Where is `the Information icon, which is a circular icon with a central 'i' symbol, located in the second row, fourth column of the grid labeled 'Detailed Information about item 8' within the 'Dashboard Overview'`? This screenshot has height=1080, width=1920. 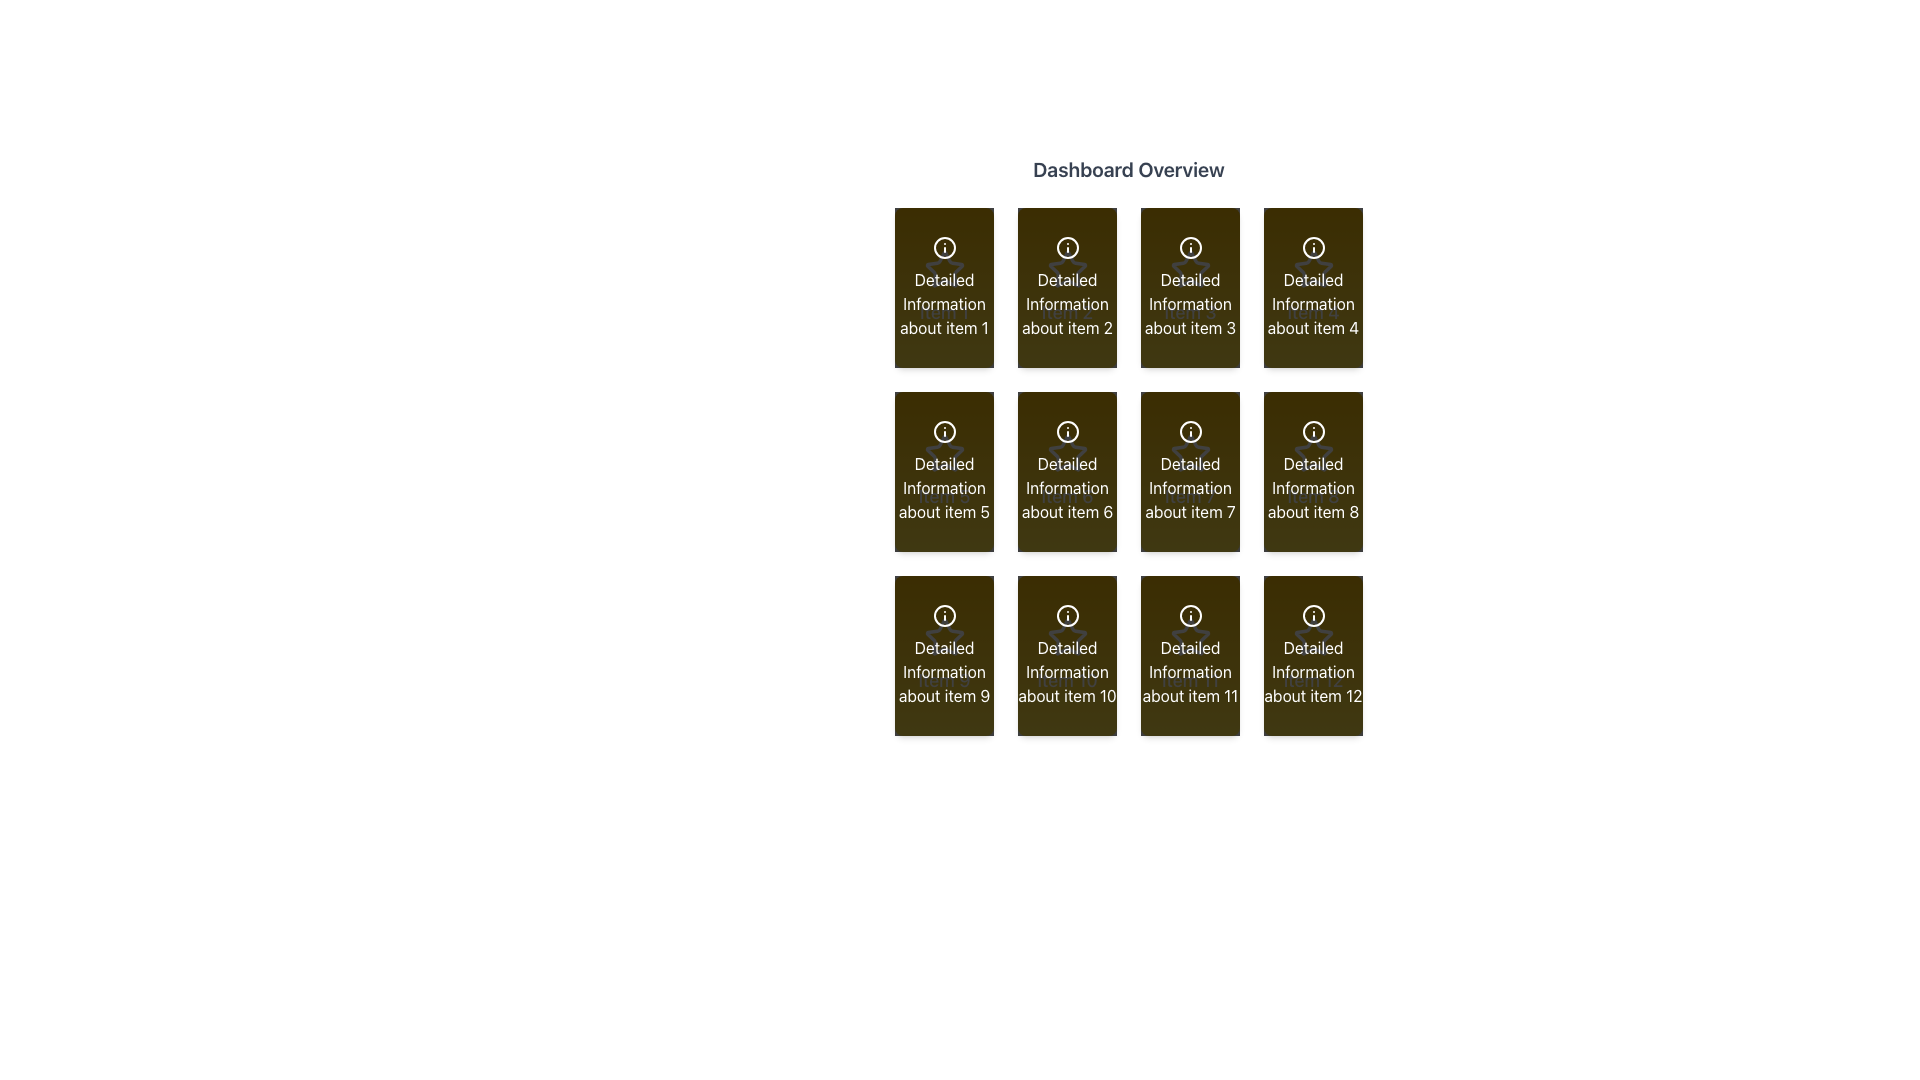 the Information icon, which is a circular icon with a central 'i' symbol, located in the second row, fourth column of the grid labeled 'Detailed Information about item 8' within the 'Dashboard Overview' is located at coordinates (1313, 431).